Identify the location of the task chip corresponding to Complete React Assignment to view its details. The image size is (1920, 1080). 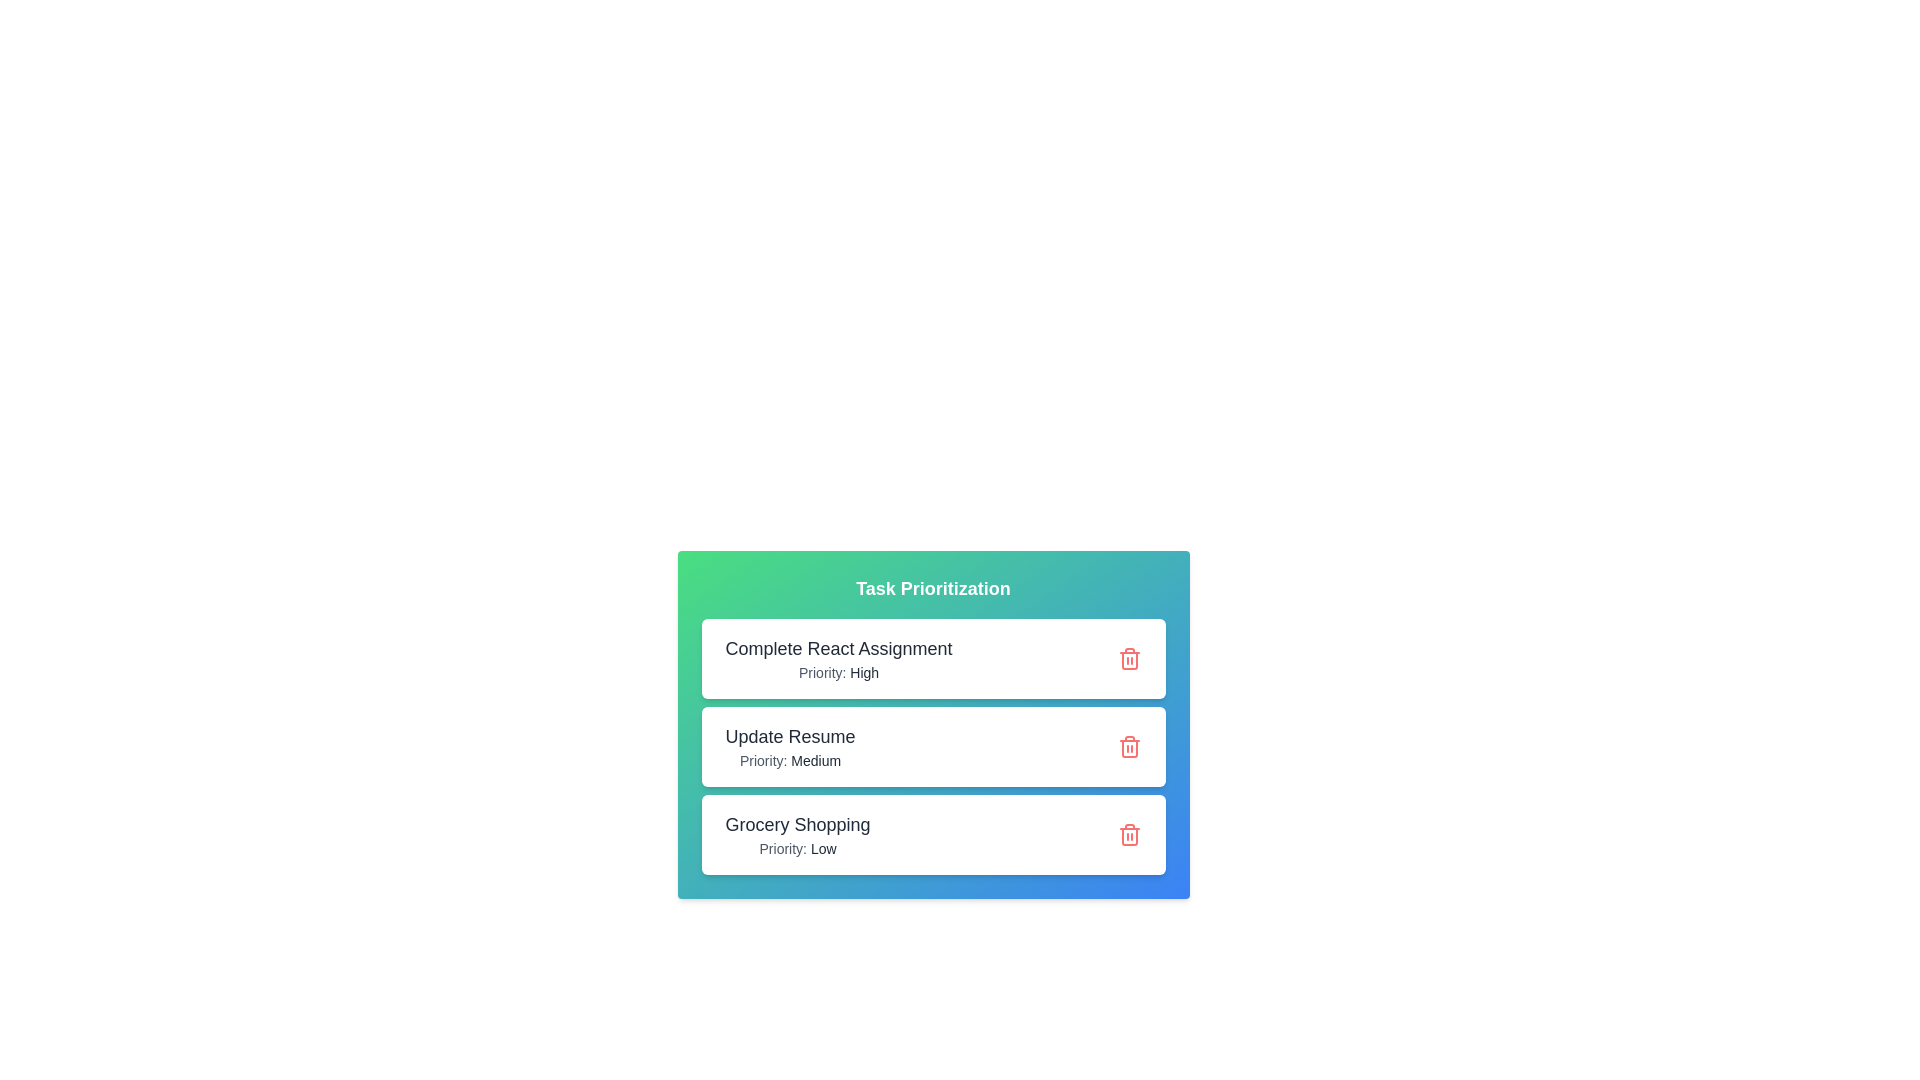
(932, 659).